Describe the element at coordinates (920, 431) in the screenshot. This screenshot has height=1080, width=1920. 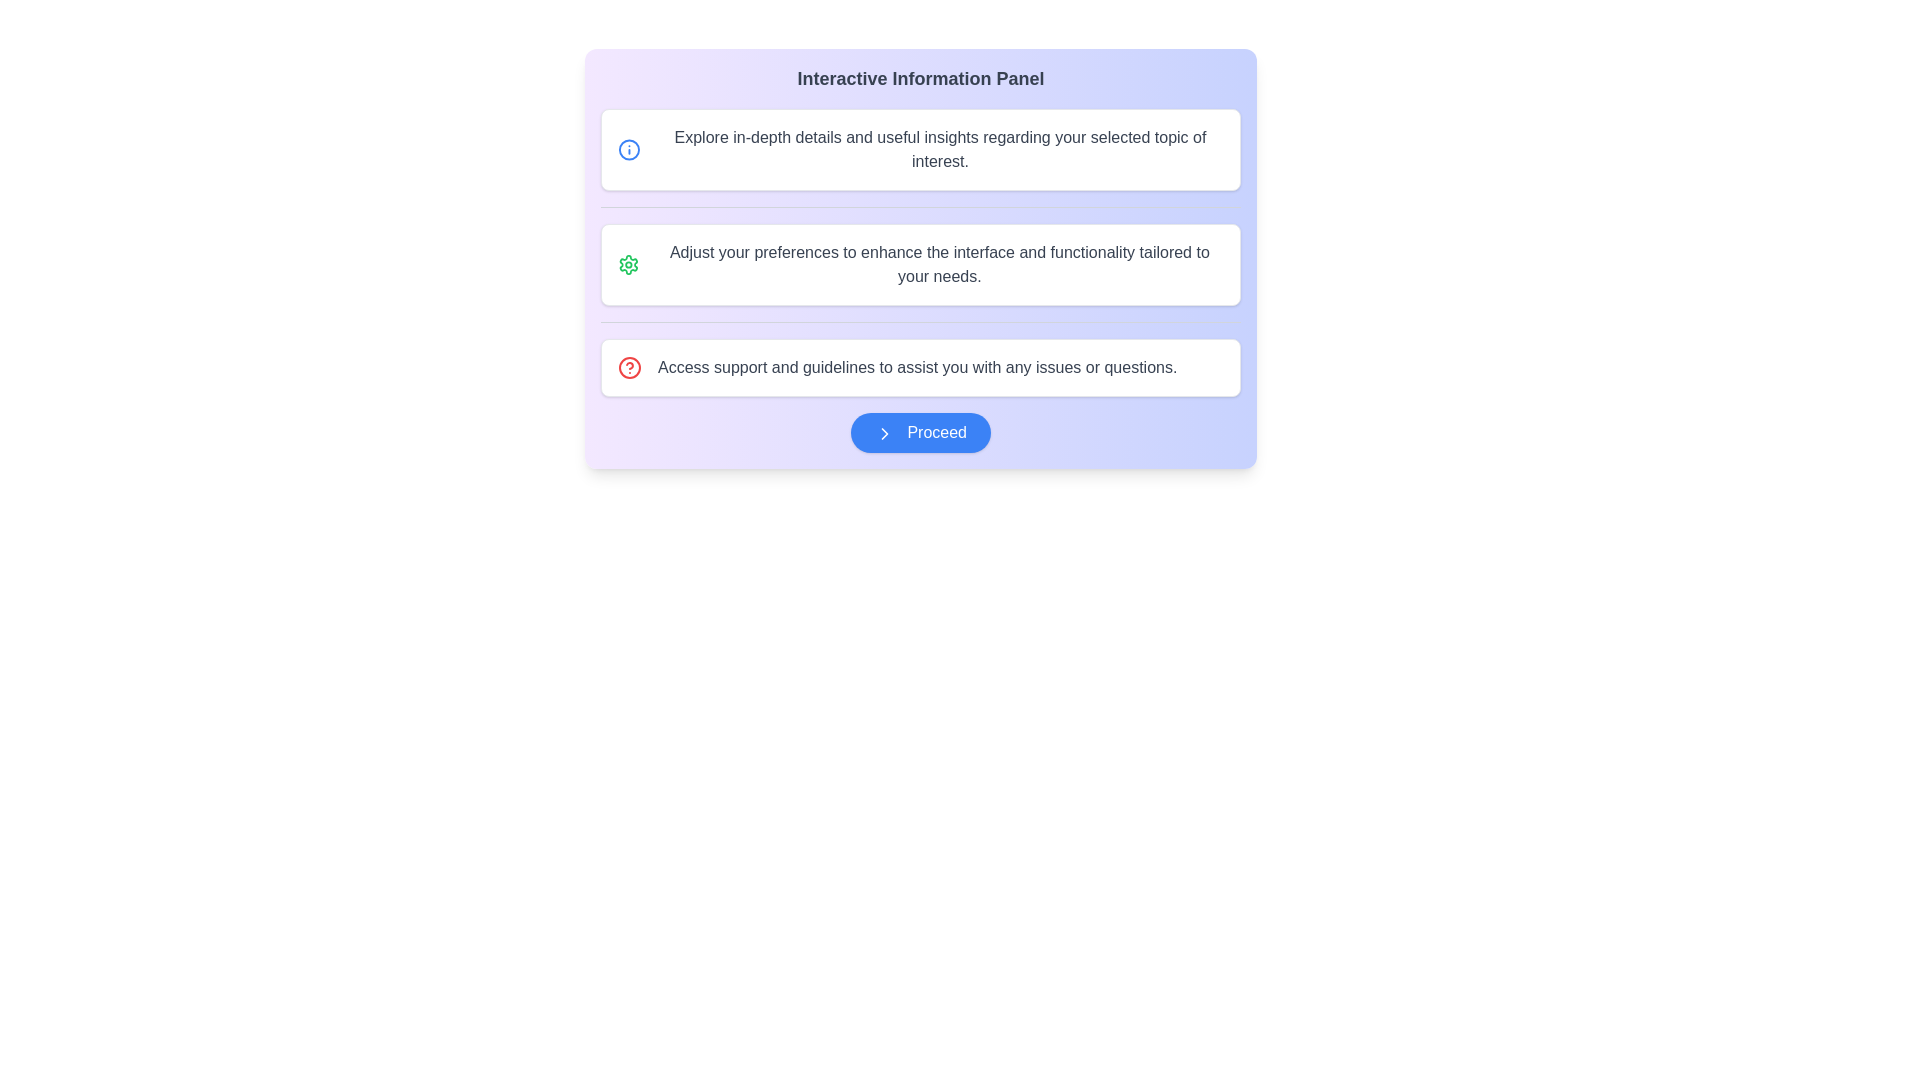
I see `the confirmation button located at the bottom-center section of the panel` at that location.